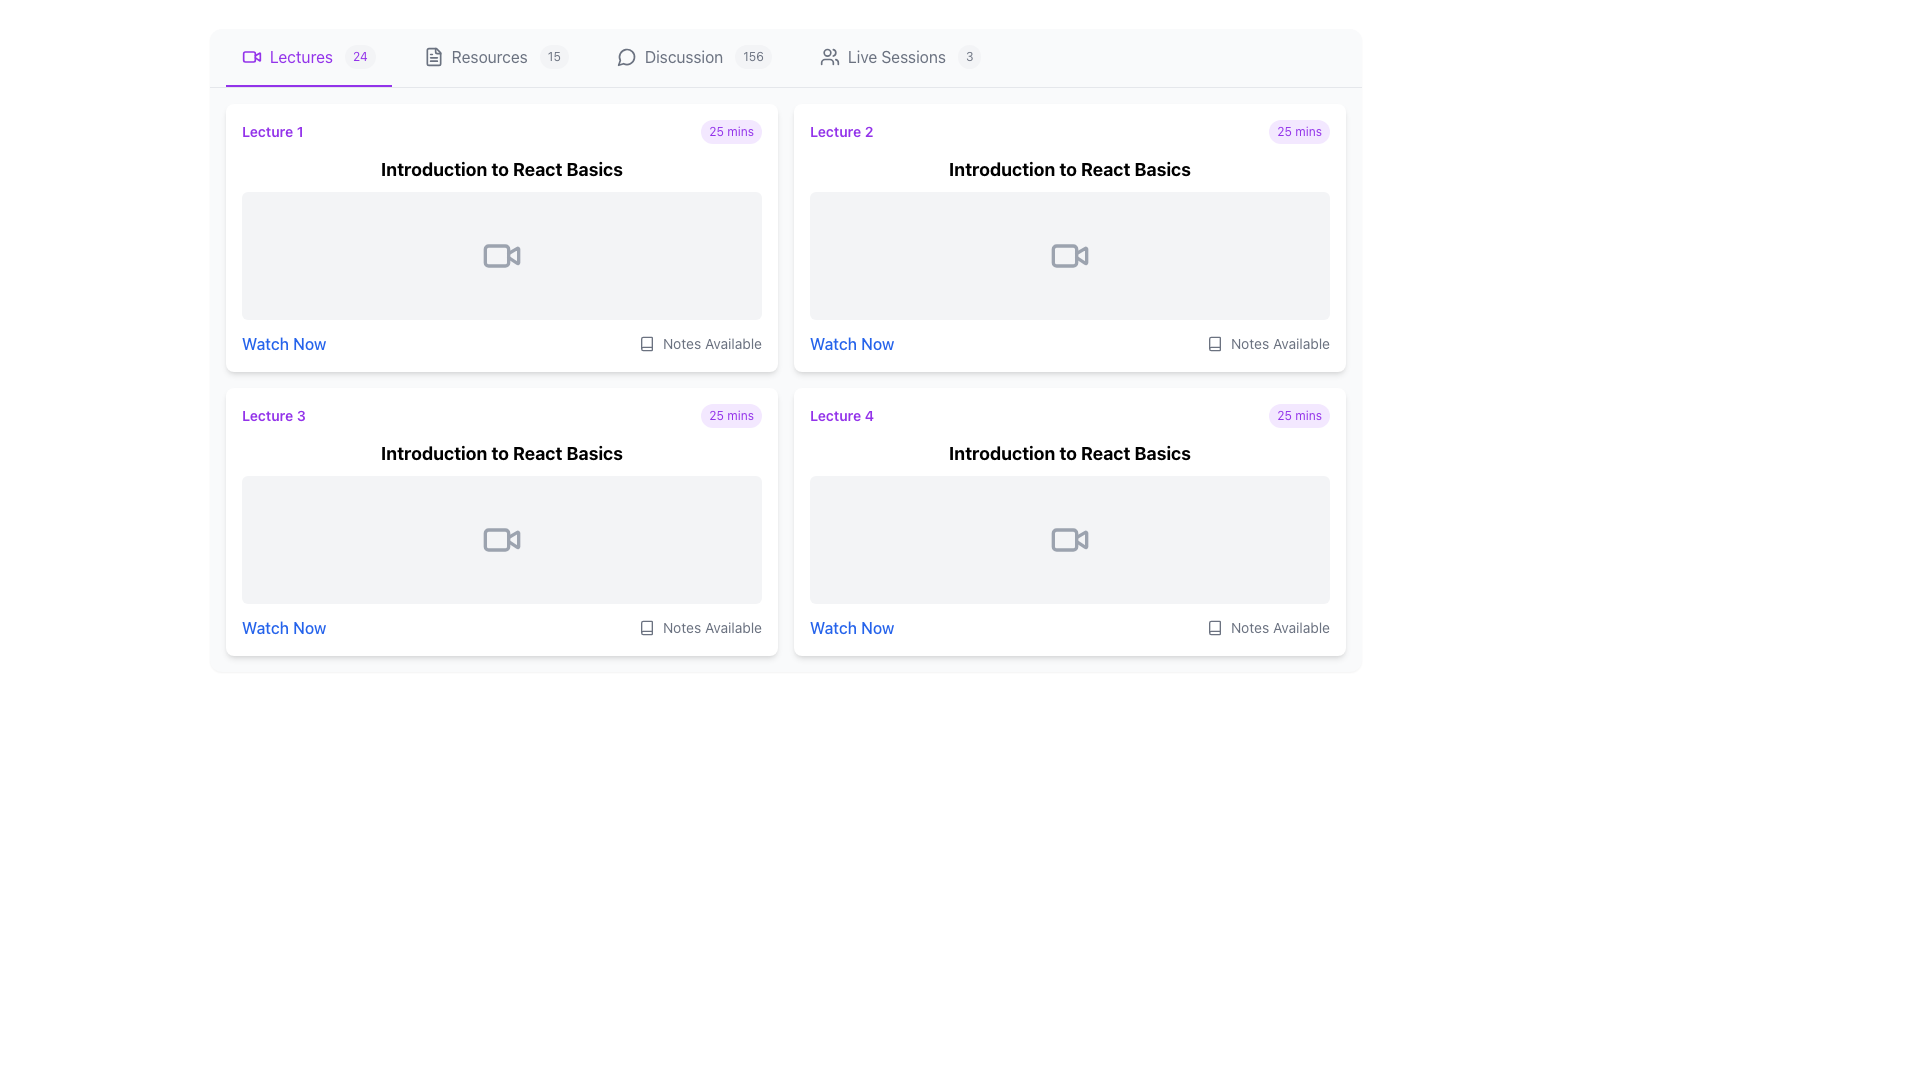 This screenshot has width=1920, height=1080. What do you see at coordinates (1069, 627) in the screenshot?
I see `the 'Notes Available' text in the Interactive text and icon group located at the lower portion of the 'Lecture 4' card` at bounding box center [1069, 627].